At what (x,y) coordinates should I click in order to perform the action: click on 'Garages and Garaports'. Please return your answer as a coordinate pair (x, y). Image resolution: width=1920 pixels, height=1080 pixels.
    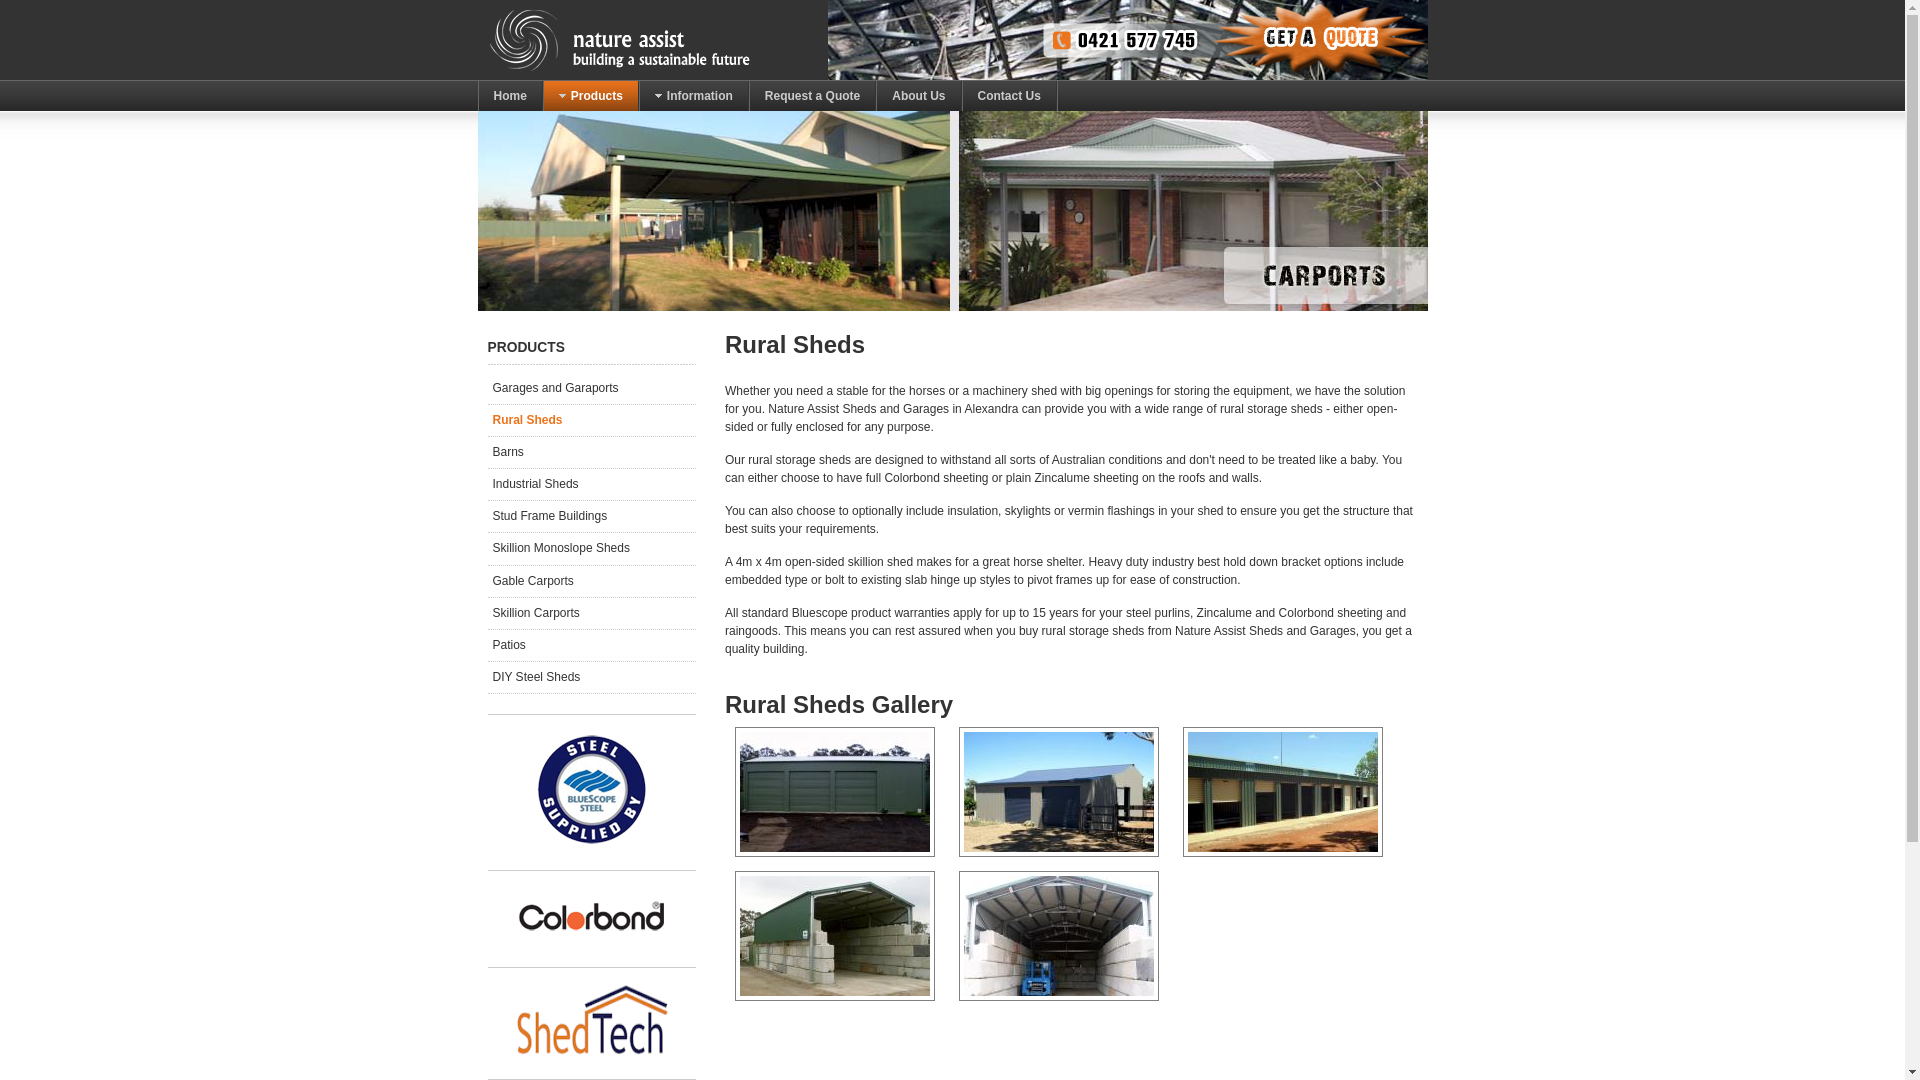
    Looking at the image, I should click on (590, 388).